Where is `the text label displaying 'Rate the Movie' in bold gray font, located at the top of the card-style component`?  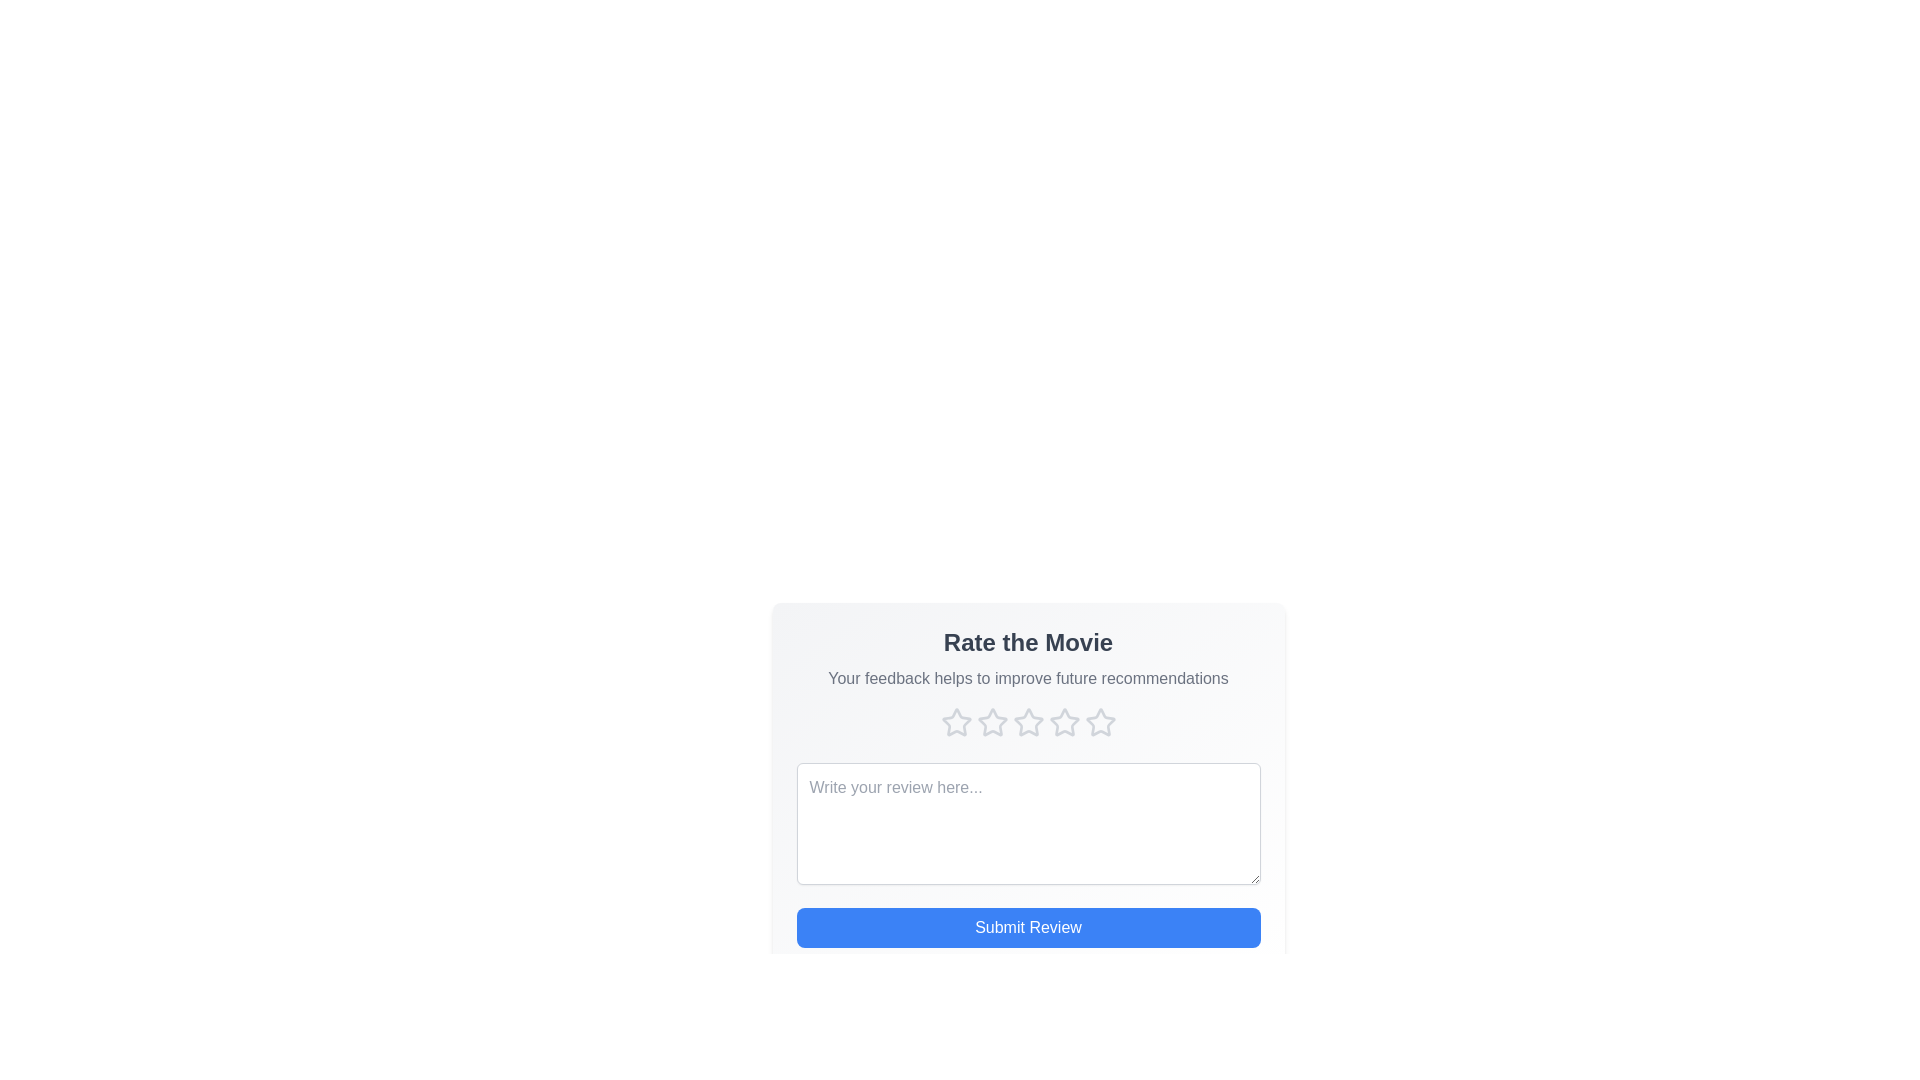 the text label displaying 'Rate the Movie' in bold gray font, located at the top of the card-style component is located at coordinates (1028, 643).